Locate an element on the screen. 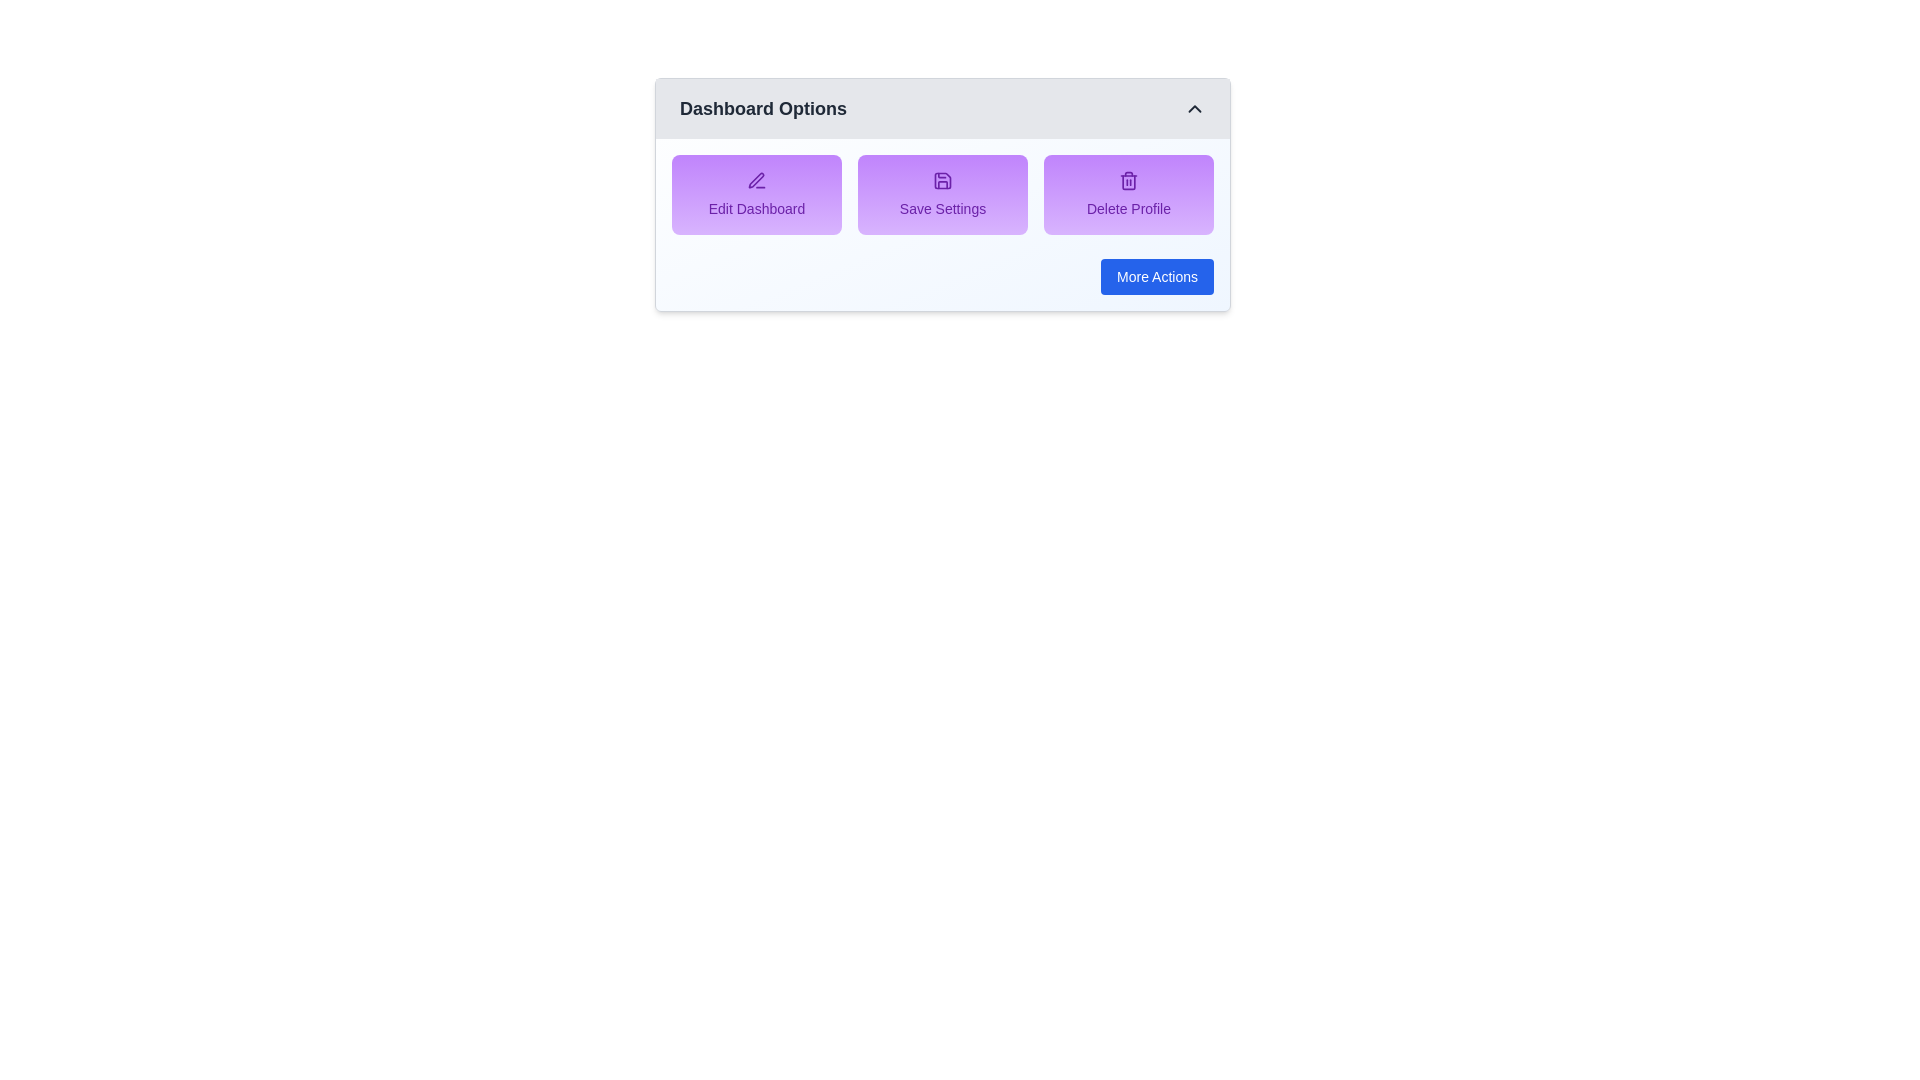 This screenshot has width=1920, height=1080. the 'Edit Dashboard' button is located at coordinates (756, 195).